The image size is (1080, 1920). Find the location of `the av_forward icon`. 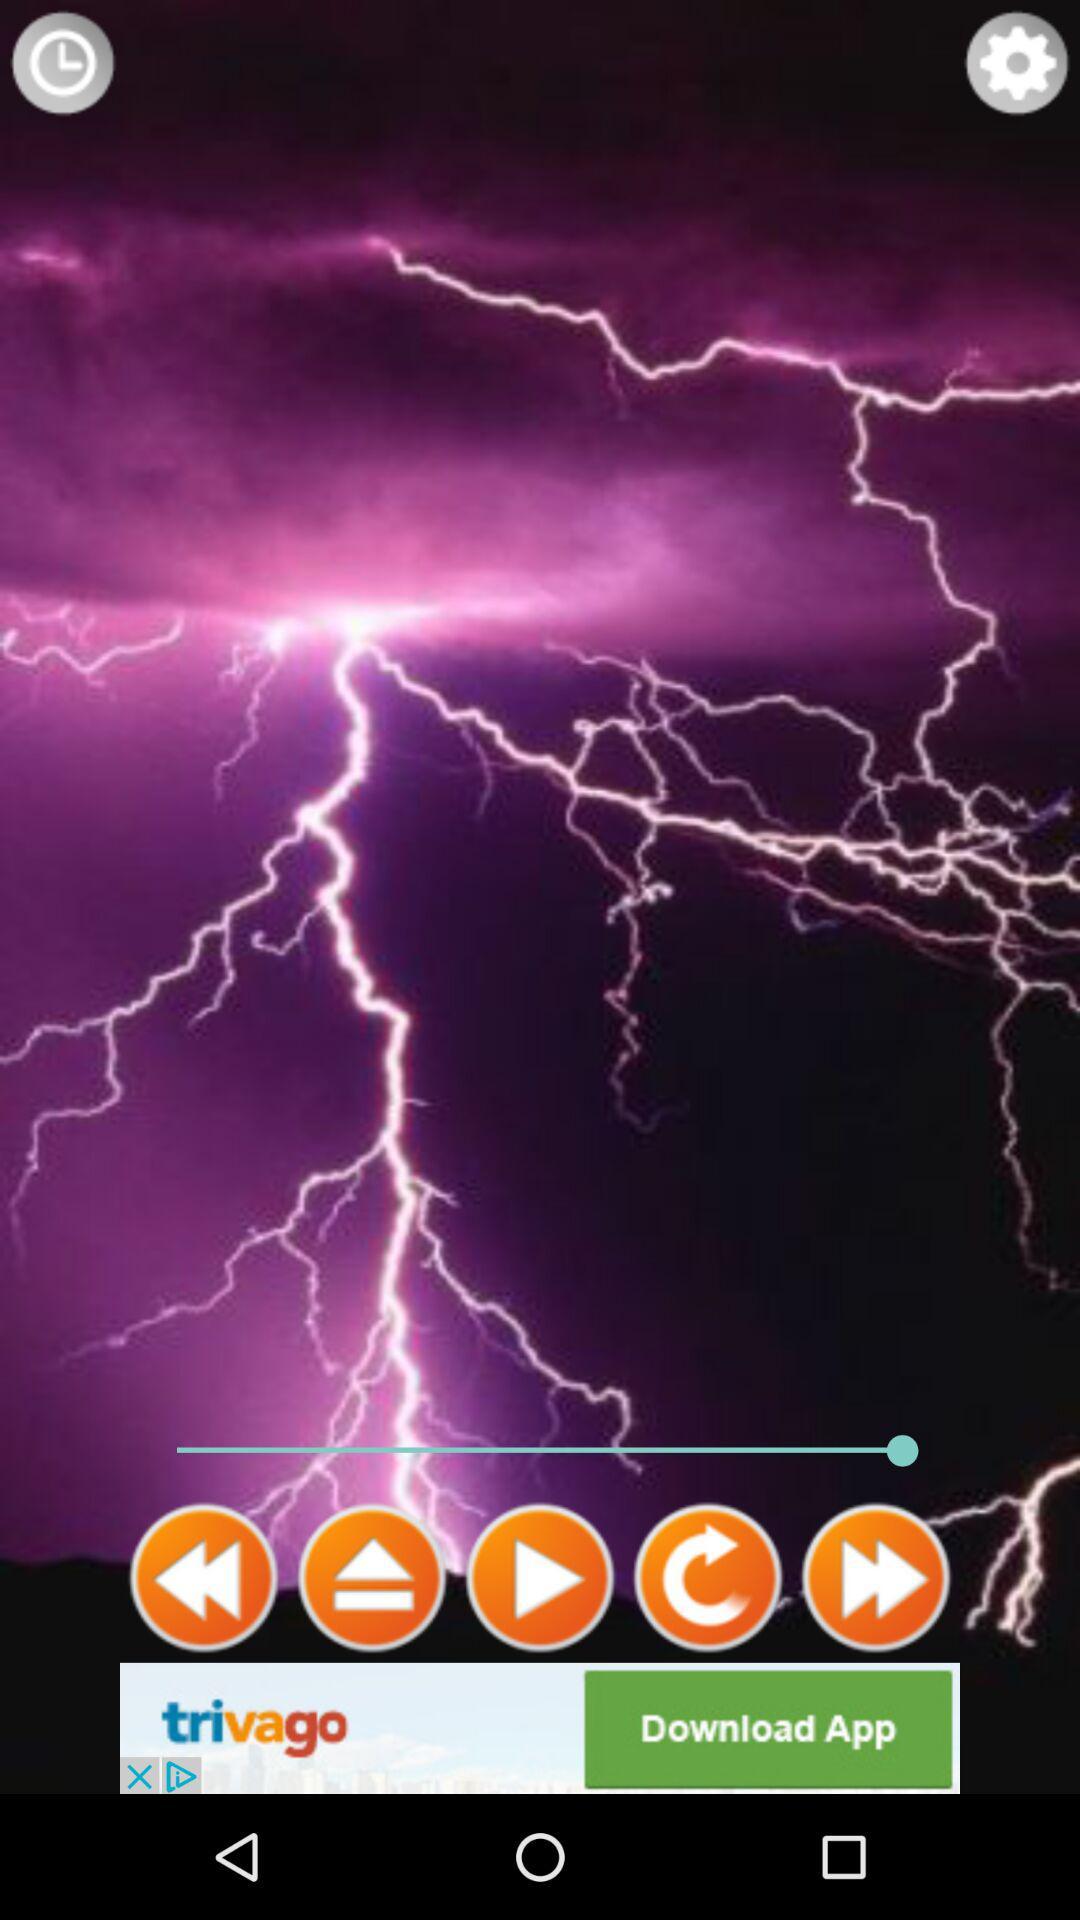

the av_forward icon is located at coordinates (874, 1688).